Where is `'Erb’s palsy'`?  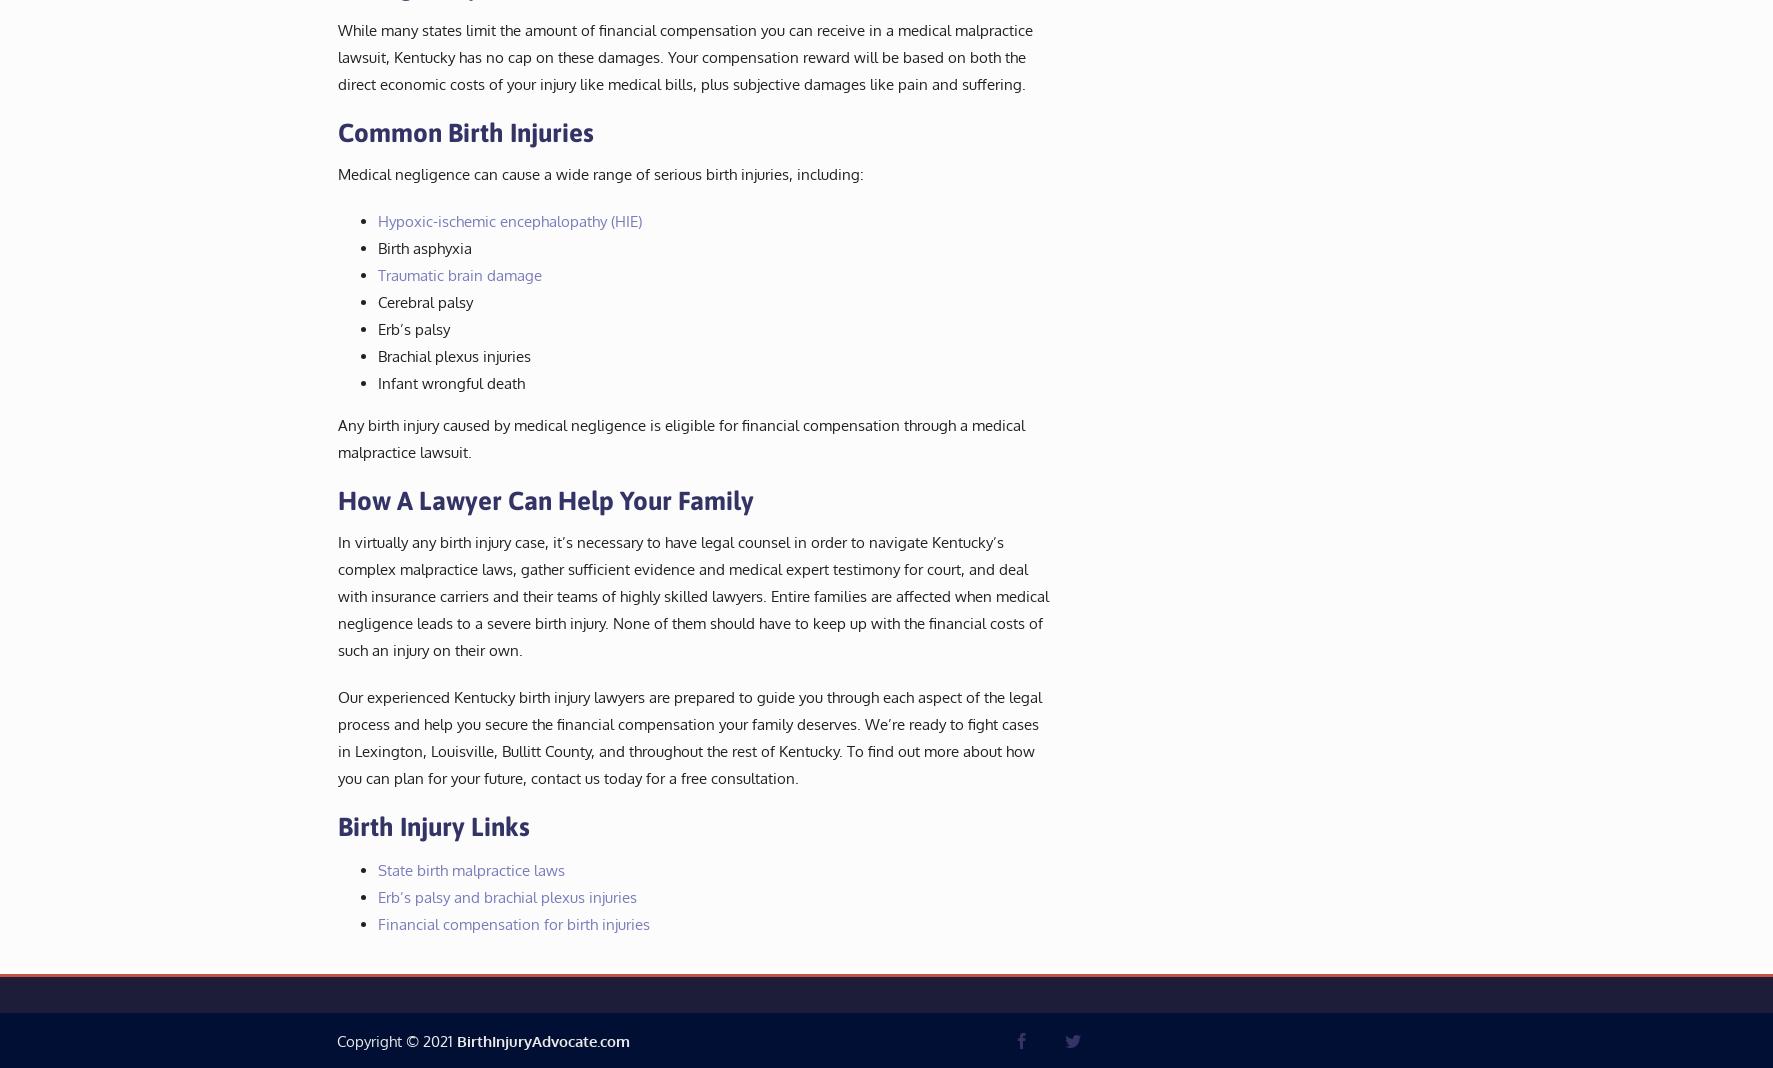 'Erb’s palsy' is located at coordinates (411, 327).